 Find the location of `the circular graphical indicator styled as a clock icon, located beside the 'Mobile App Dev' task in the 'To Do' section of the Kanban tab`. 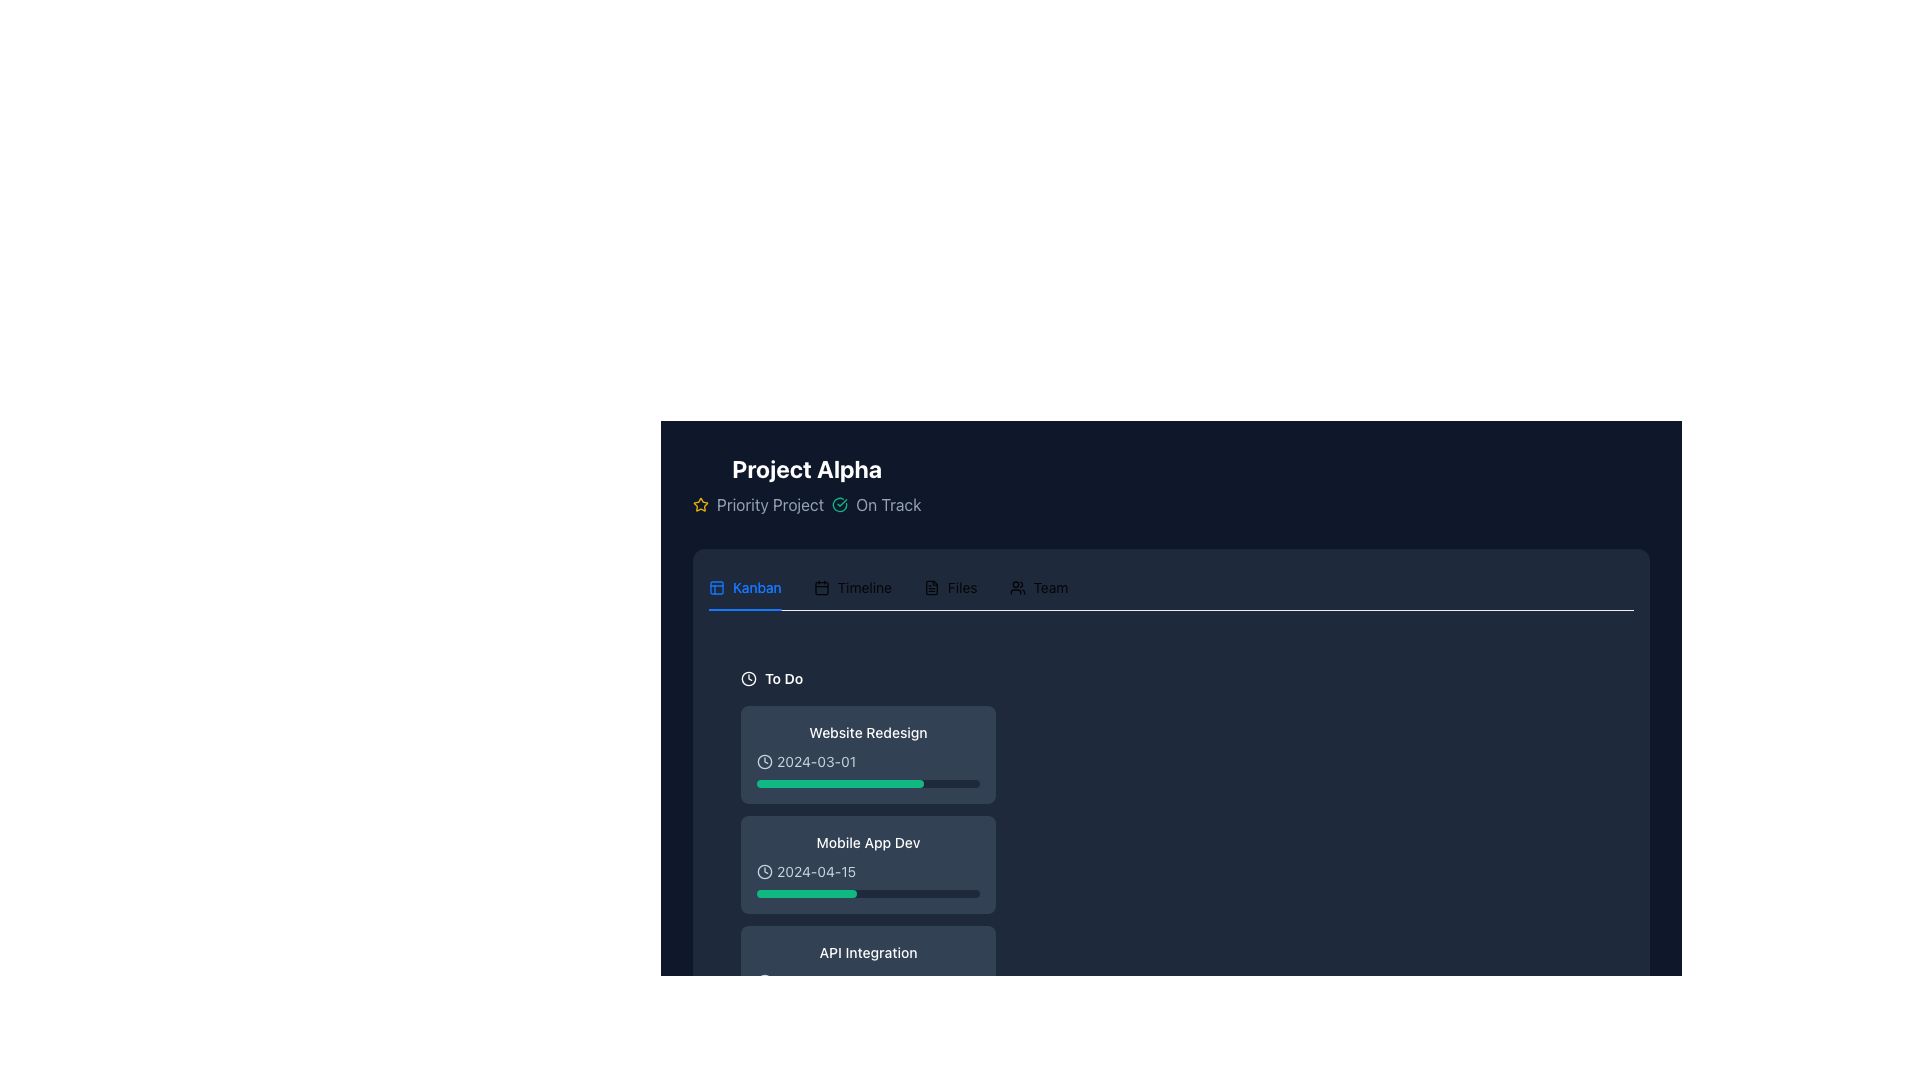

the circular graphical indicator styled as a clock icon, located beside the 'Mobile App Dev' task in the 'To Do' section of the Kanban tab is located at coordinates (763, 870).